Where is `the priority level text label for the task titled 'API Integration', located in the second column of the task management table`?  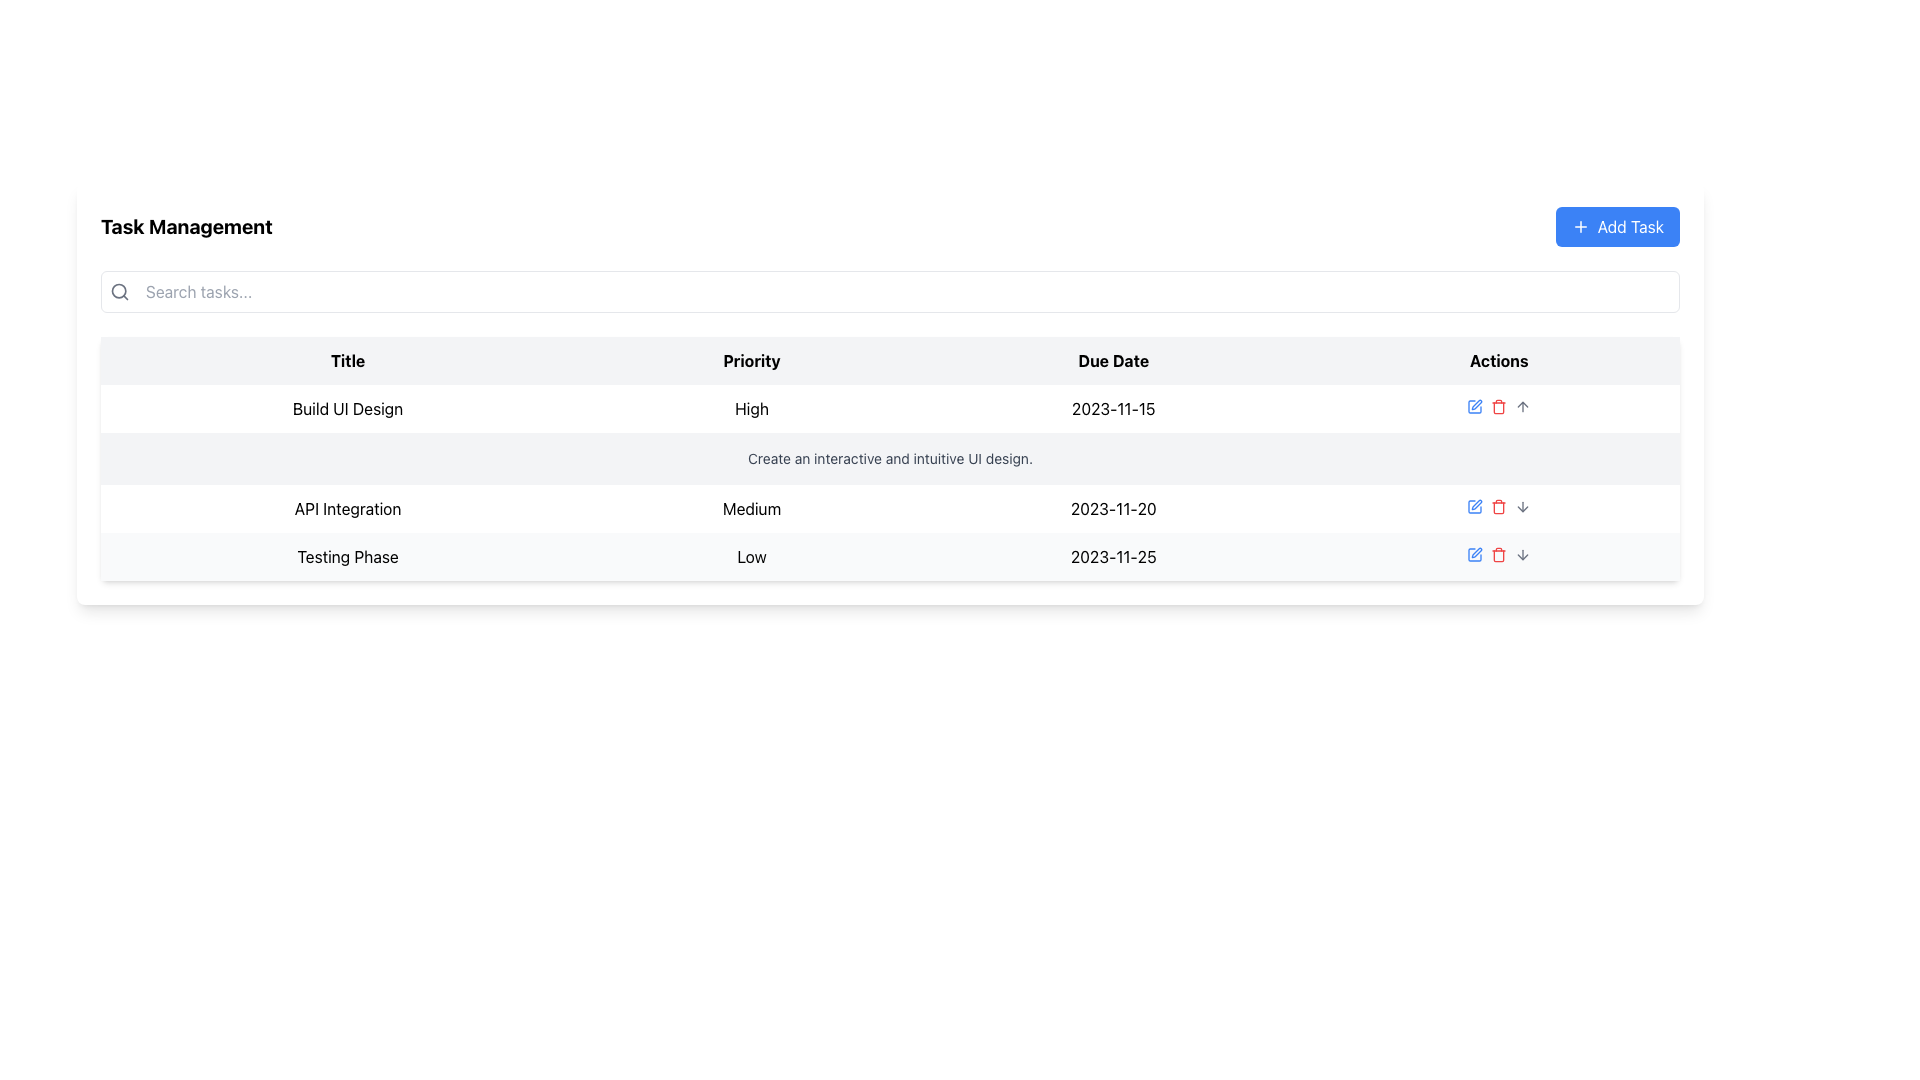
the priority level text label for the task titled 'API Integration', located in the second column of the task management table is located at coordinates (751, 508).